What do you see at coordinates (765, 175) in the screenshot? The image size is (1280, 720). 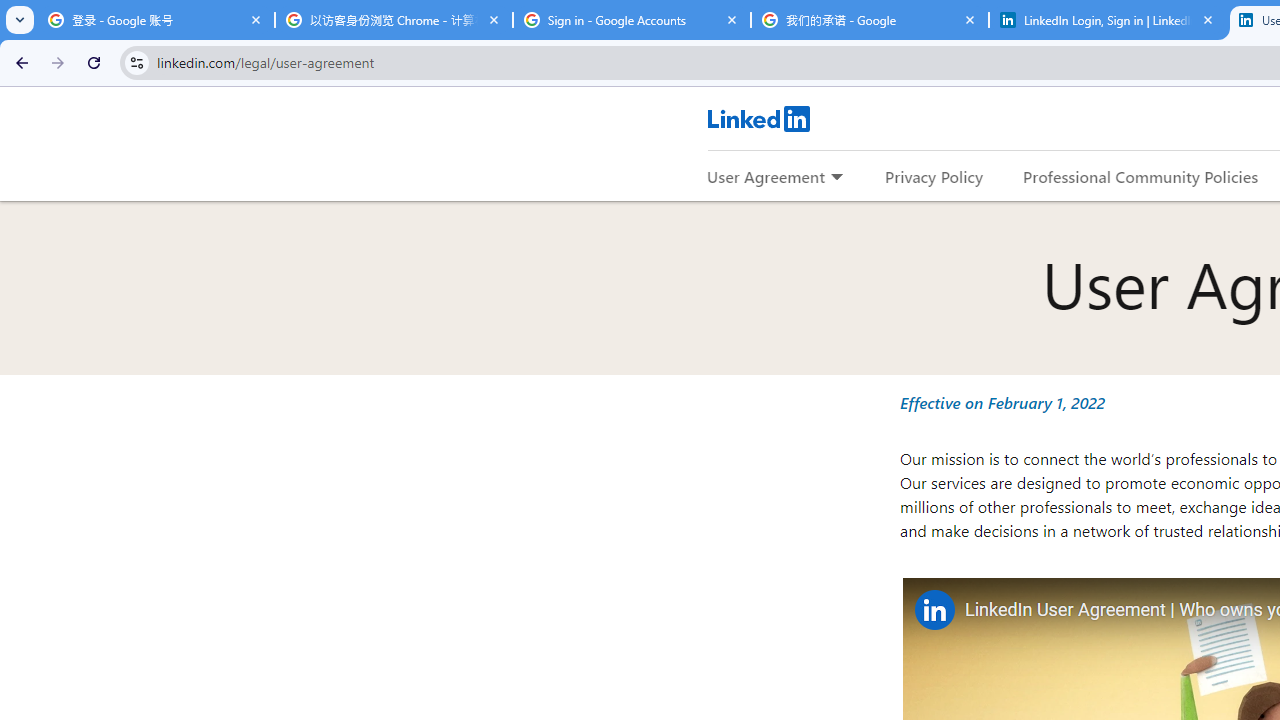 I see `'User Agreement'` at bounding box center [765, 175].